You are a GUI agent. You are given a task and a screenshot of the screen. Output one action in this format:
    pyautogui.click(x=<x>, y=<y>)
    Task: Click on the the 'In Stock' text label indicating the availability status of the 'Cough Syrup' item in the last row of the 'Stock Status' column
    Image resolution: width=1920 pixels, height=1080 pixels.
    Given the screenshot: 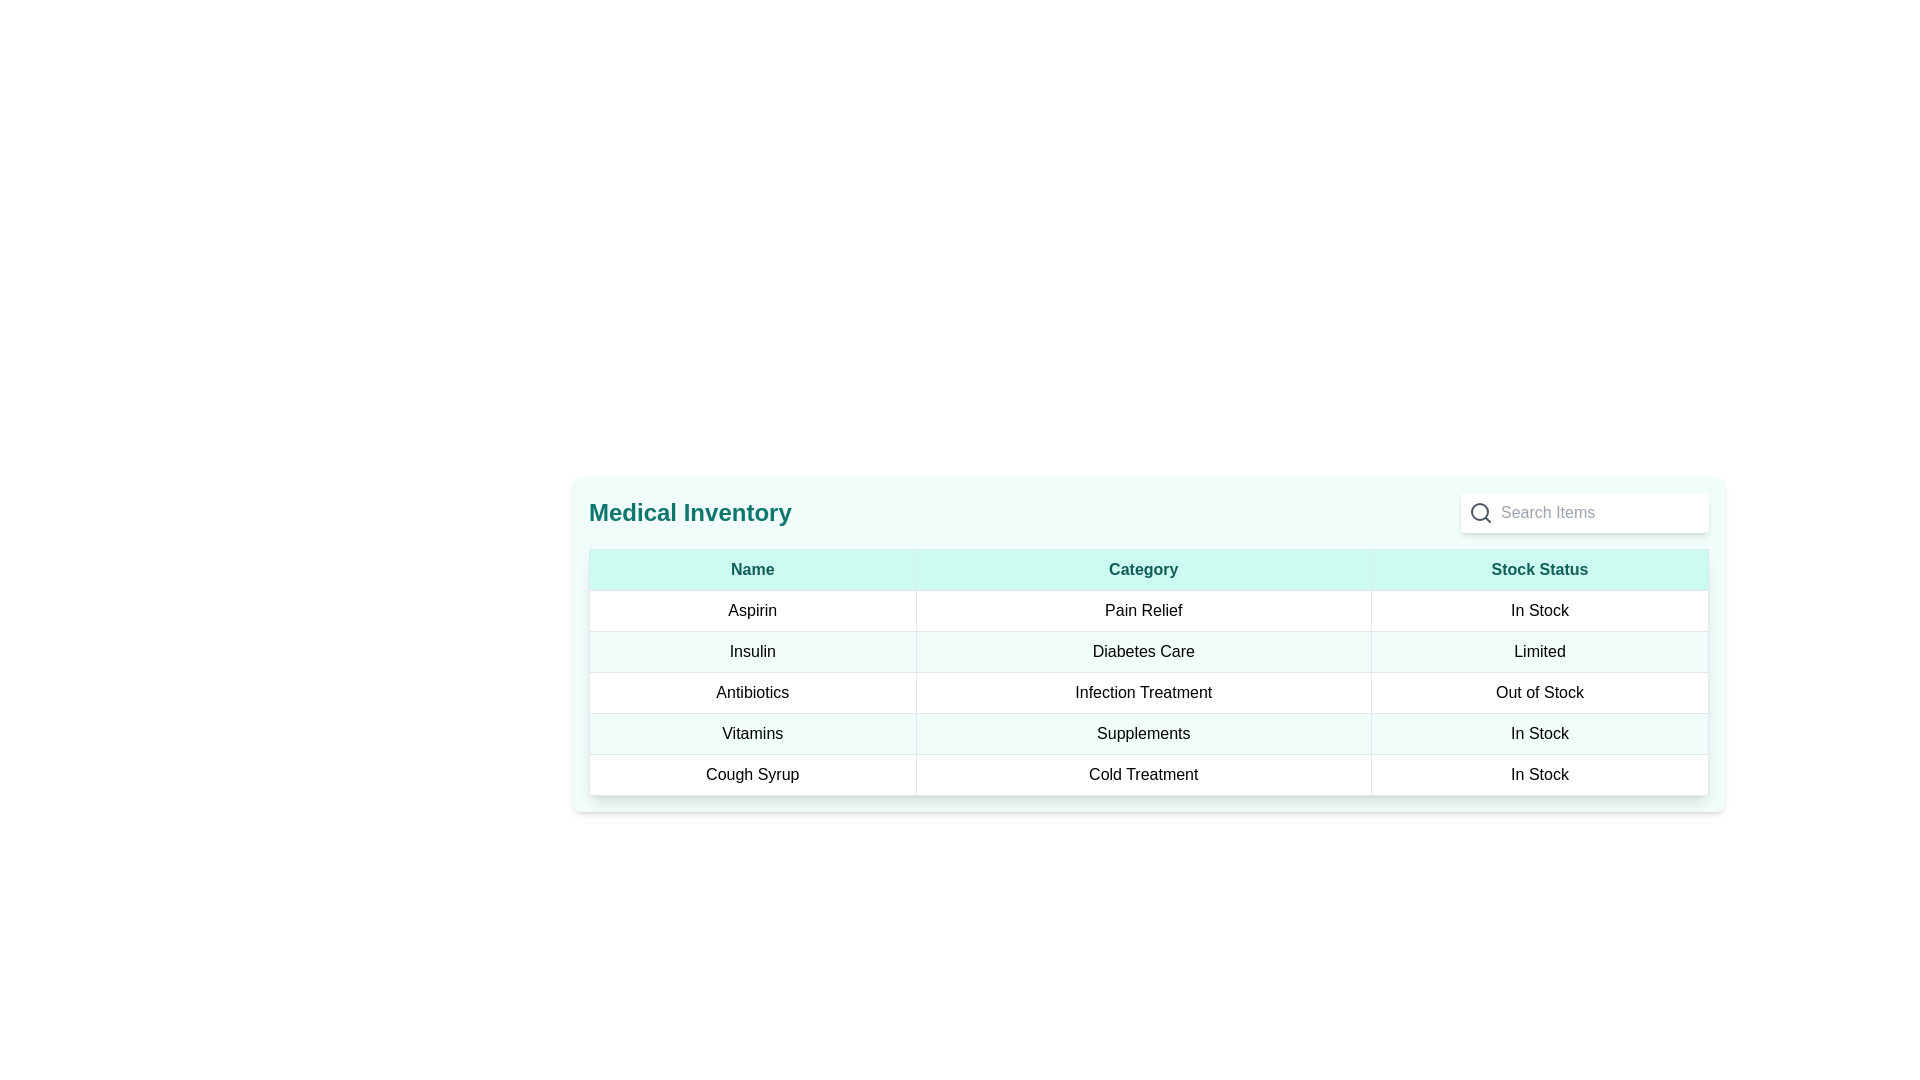 What is the action you would take?
    pyautogui.click(x=1539, y=774)
    